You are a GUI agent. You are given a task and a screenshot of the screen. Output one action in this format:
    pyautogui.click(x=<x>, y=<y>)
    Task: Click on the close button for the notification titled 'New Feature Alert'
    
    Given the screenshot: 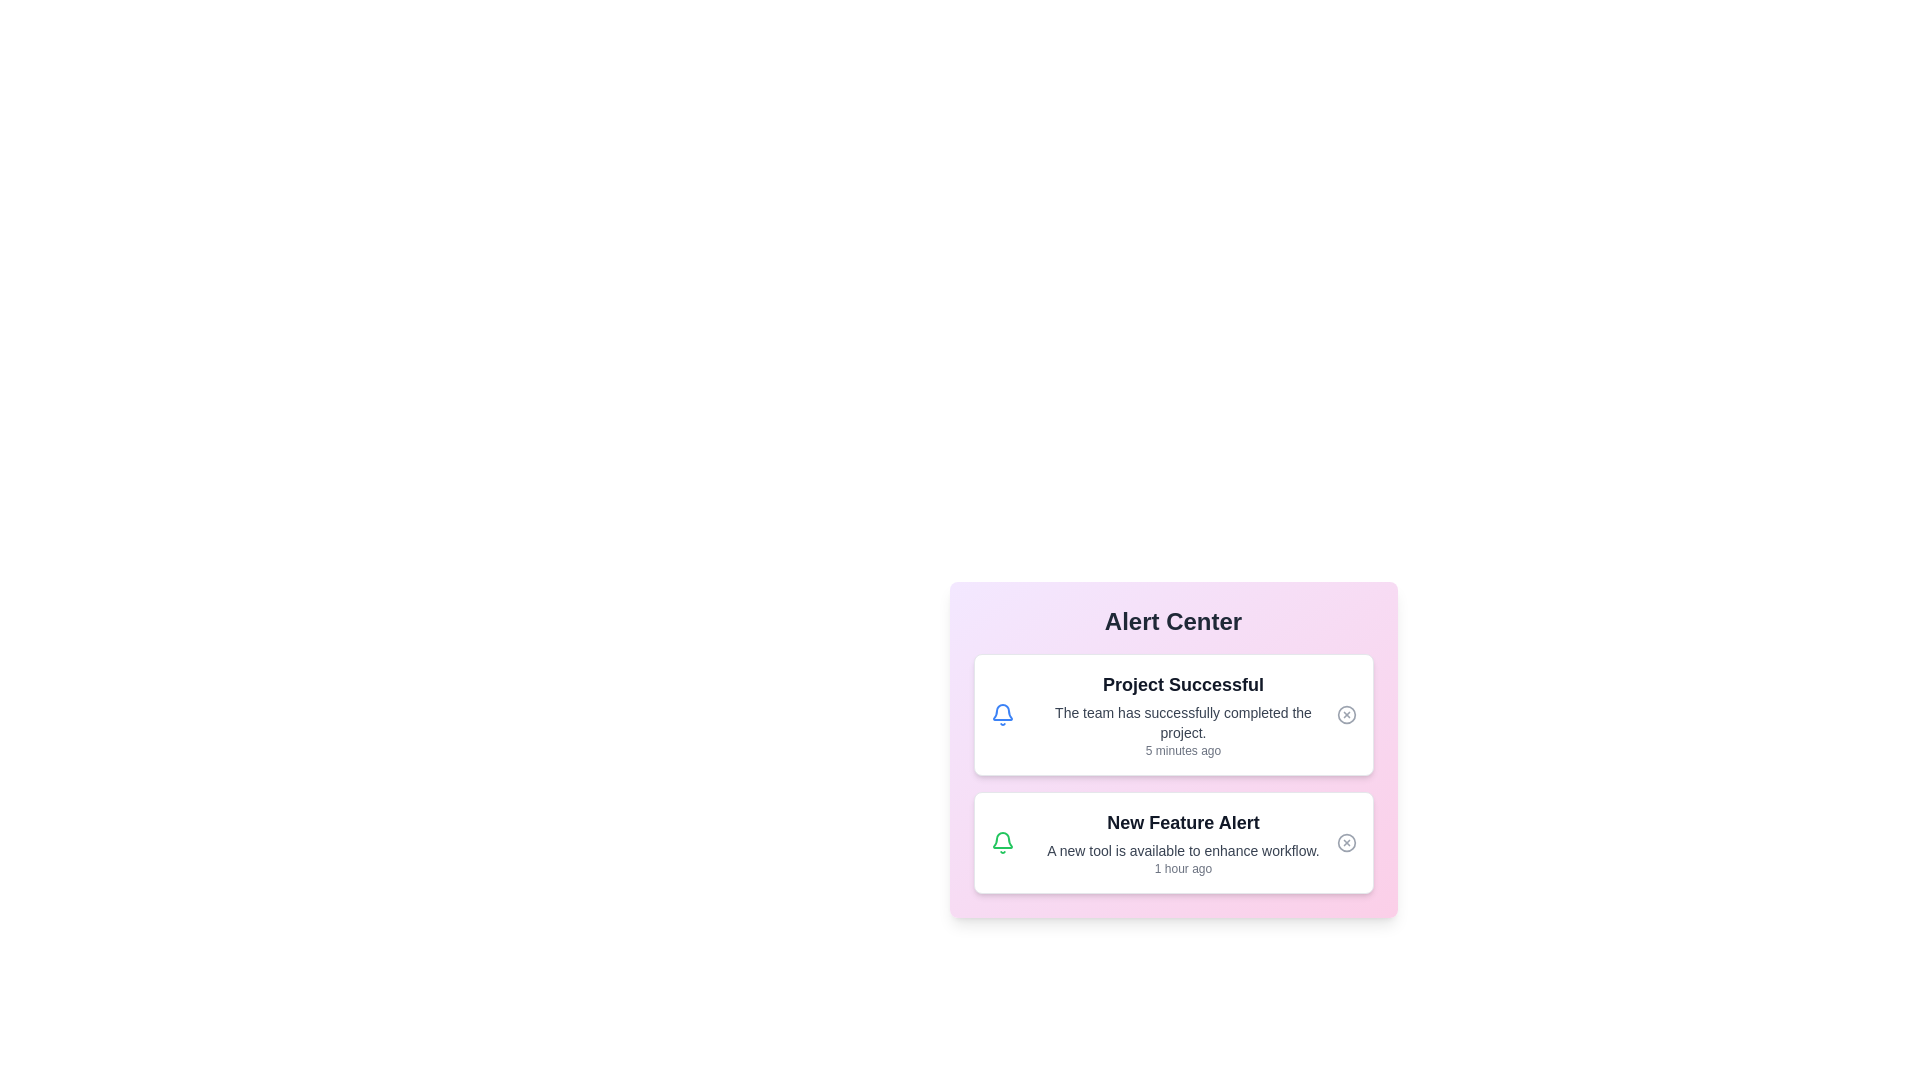 What is the action you would take?
    pyautogui.click(x=1346, y=843)
    